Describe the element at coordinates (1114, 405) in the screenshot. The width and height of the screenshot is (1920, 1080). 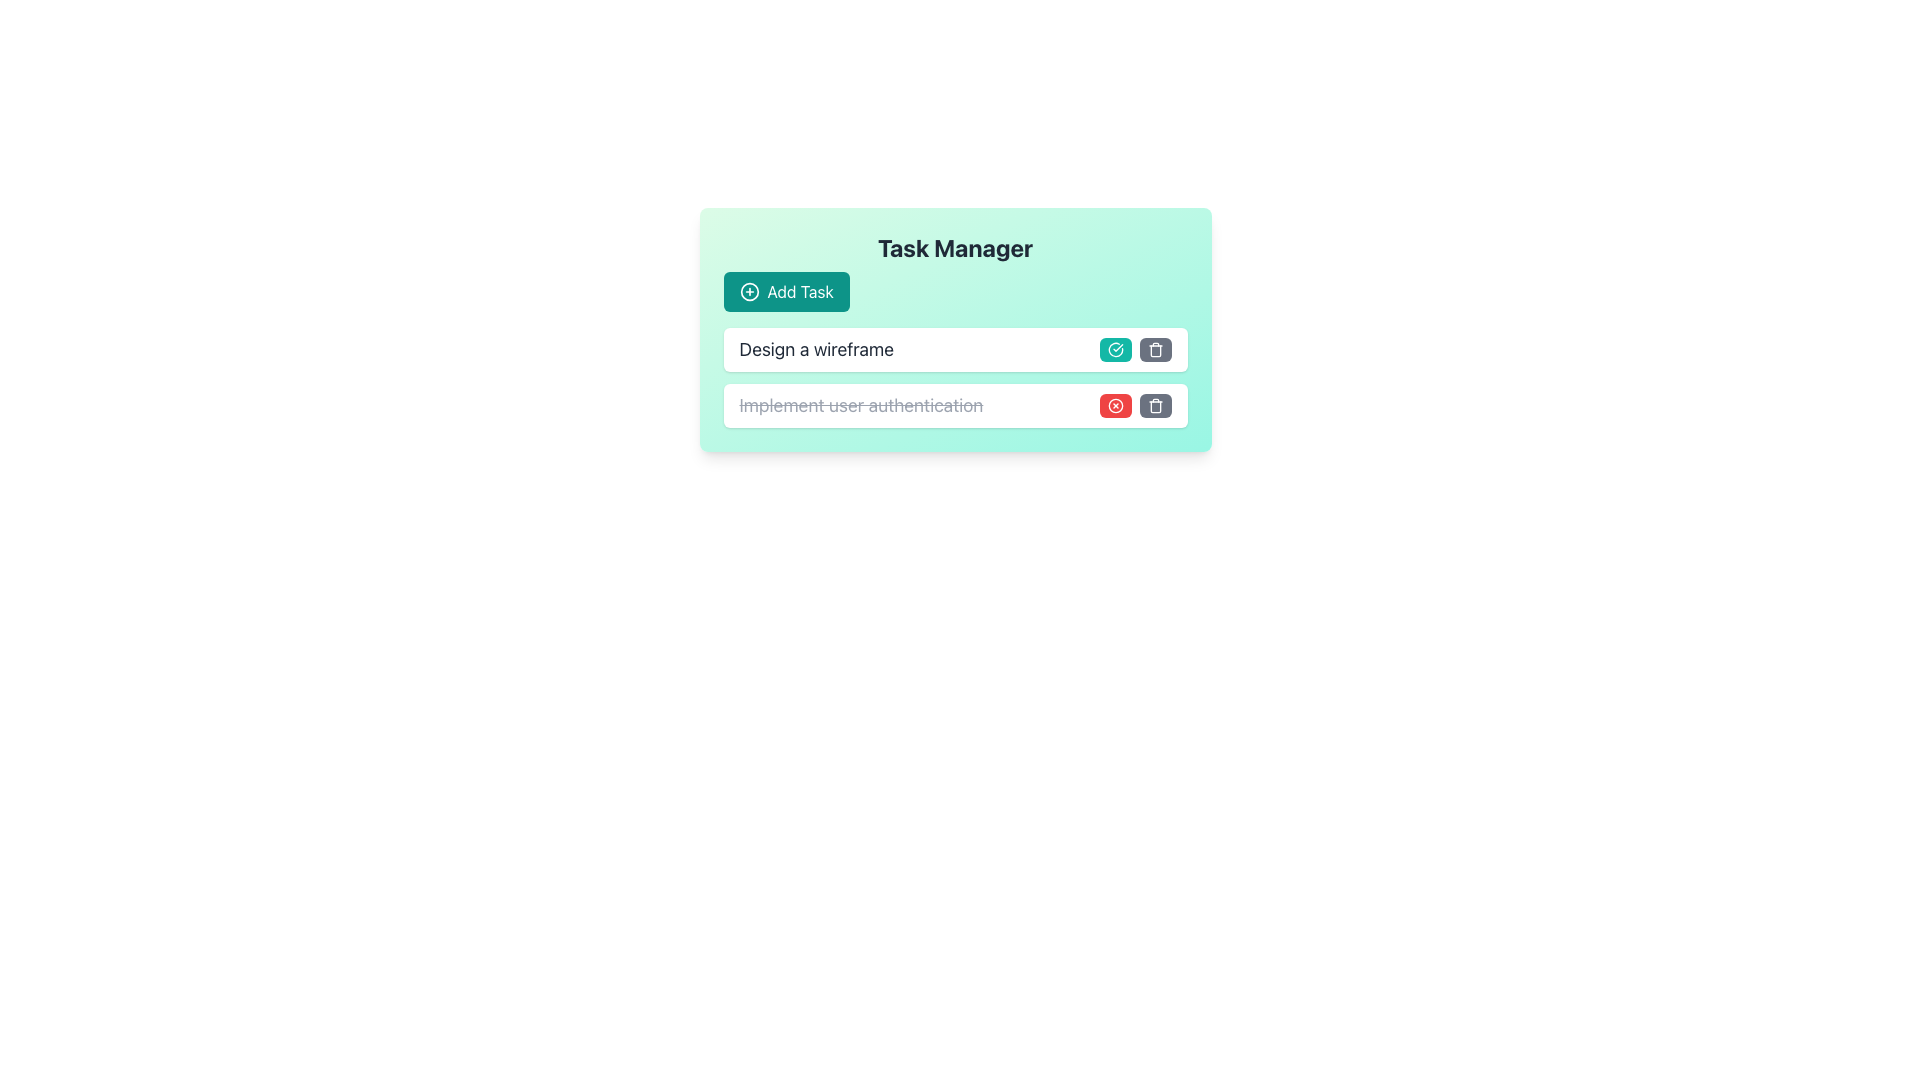
I see `the red delete button located to the right of the 'Implement user authentication' text input field in the second task row of the task manager interface` at that location.